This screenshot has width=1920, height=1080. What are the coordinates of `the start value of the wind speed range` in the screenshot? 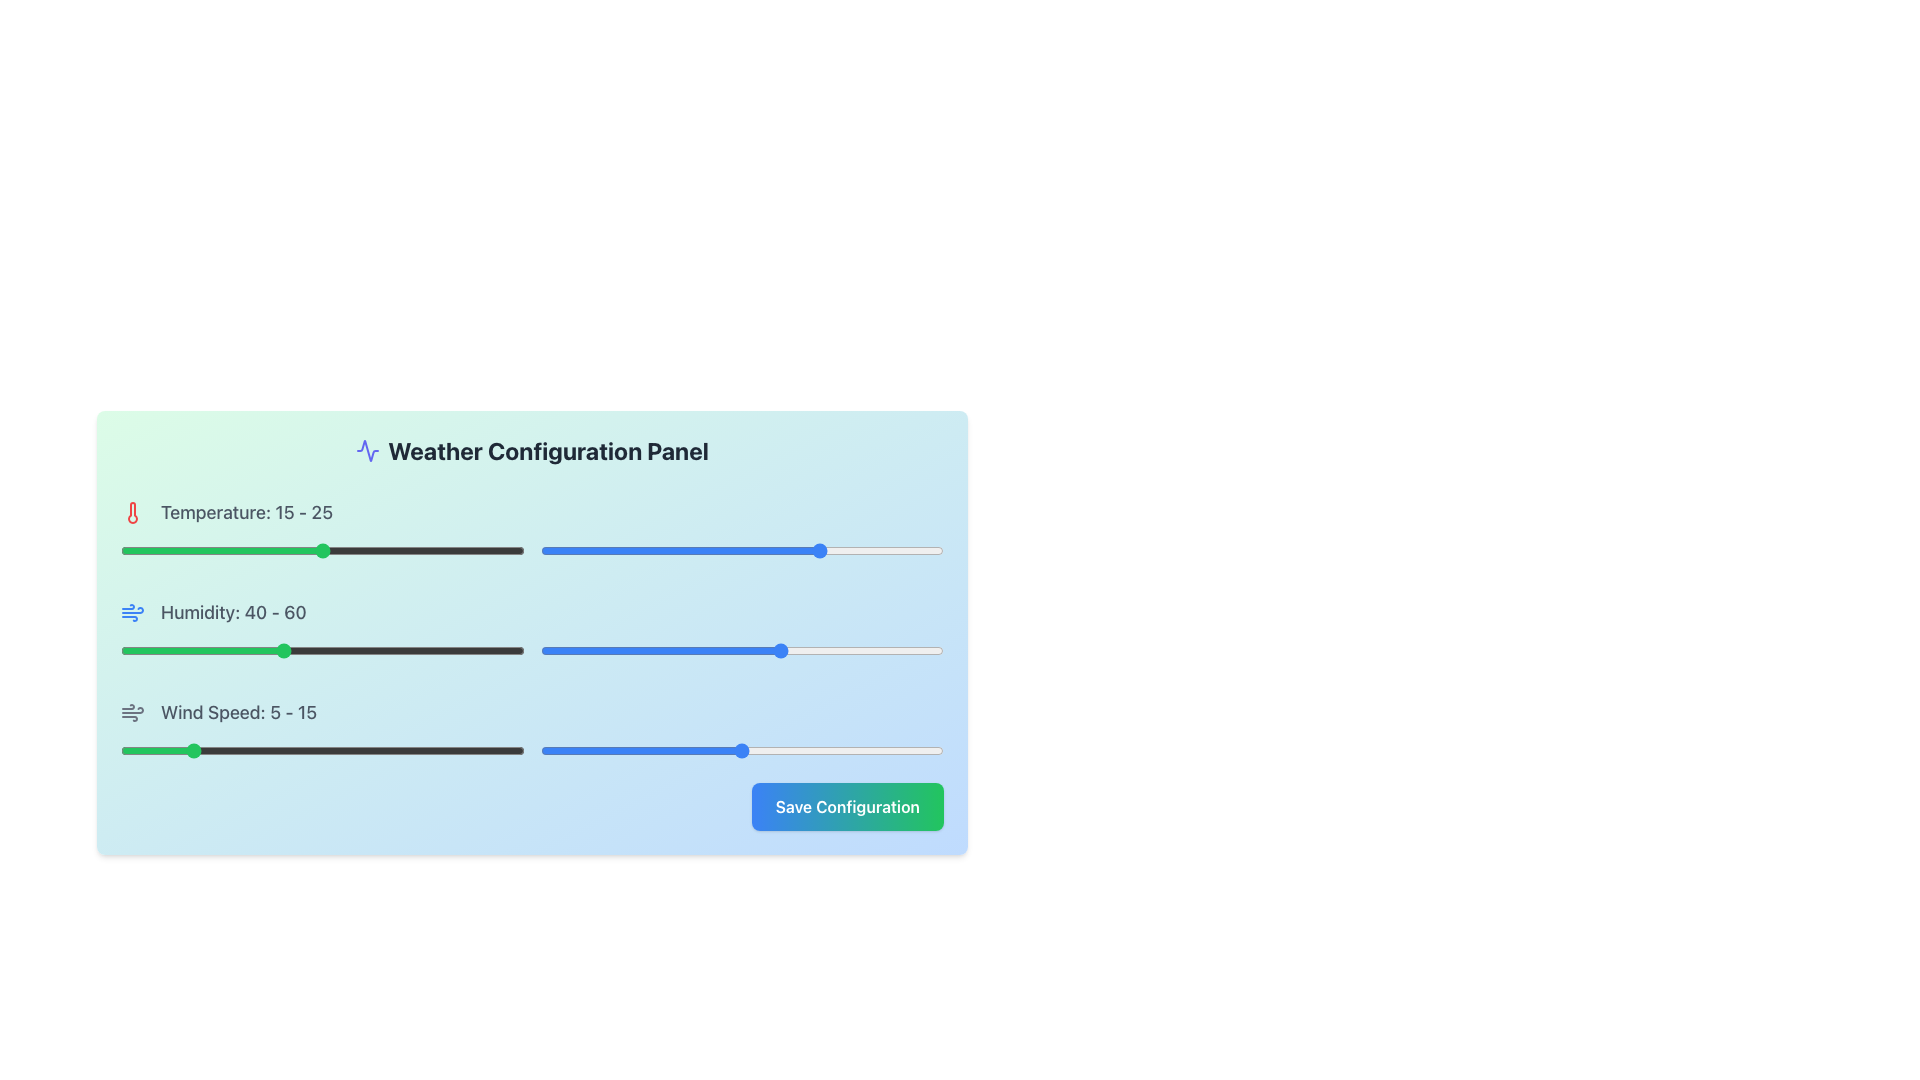 It's located at (294, 751).